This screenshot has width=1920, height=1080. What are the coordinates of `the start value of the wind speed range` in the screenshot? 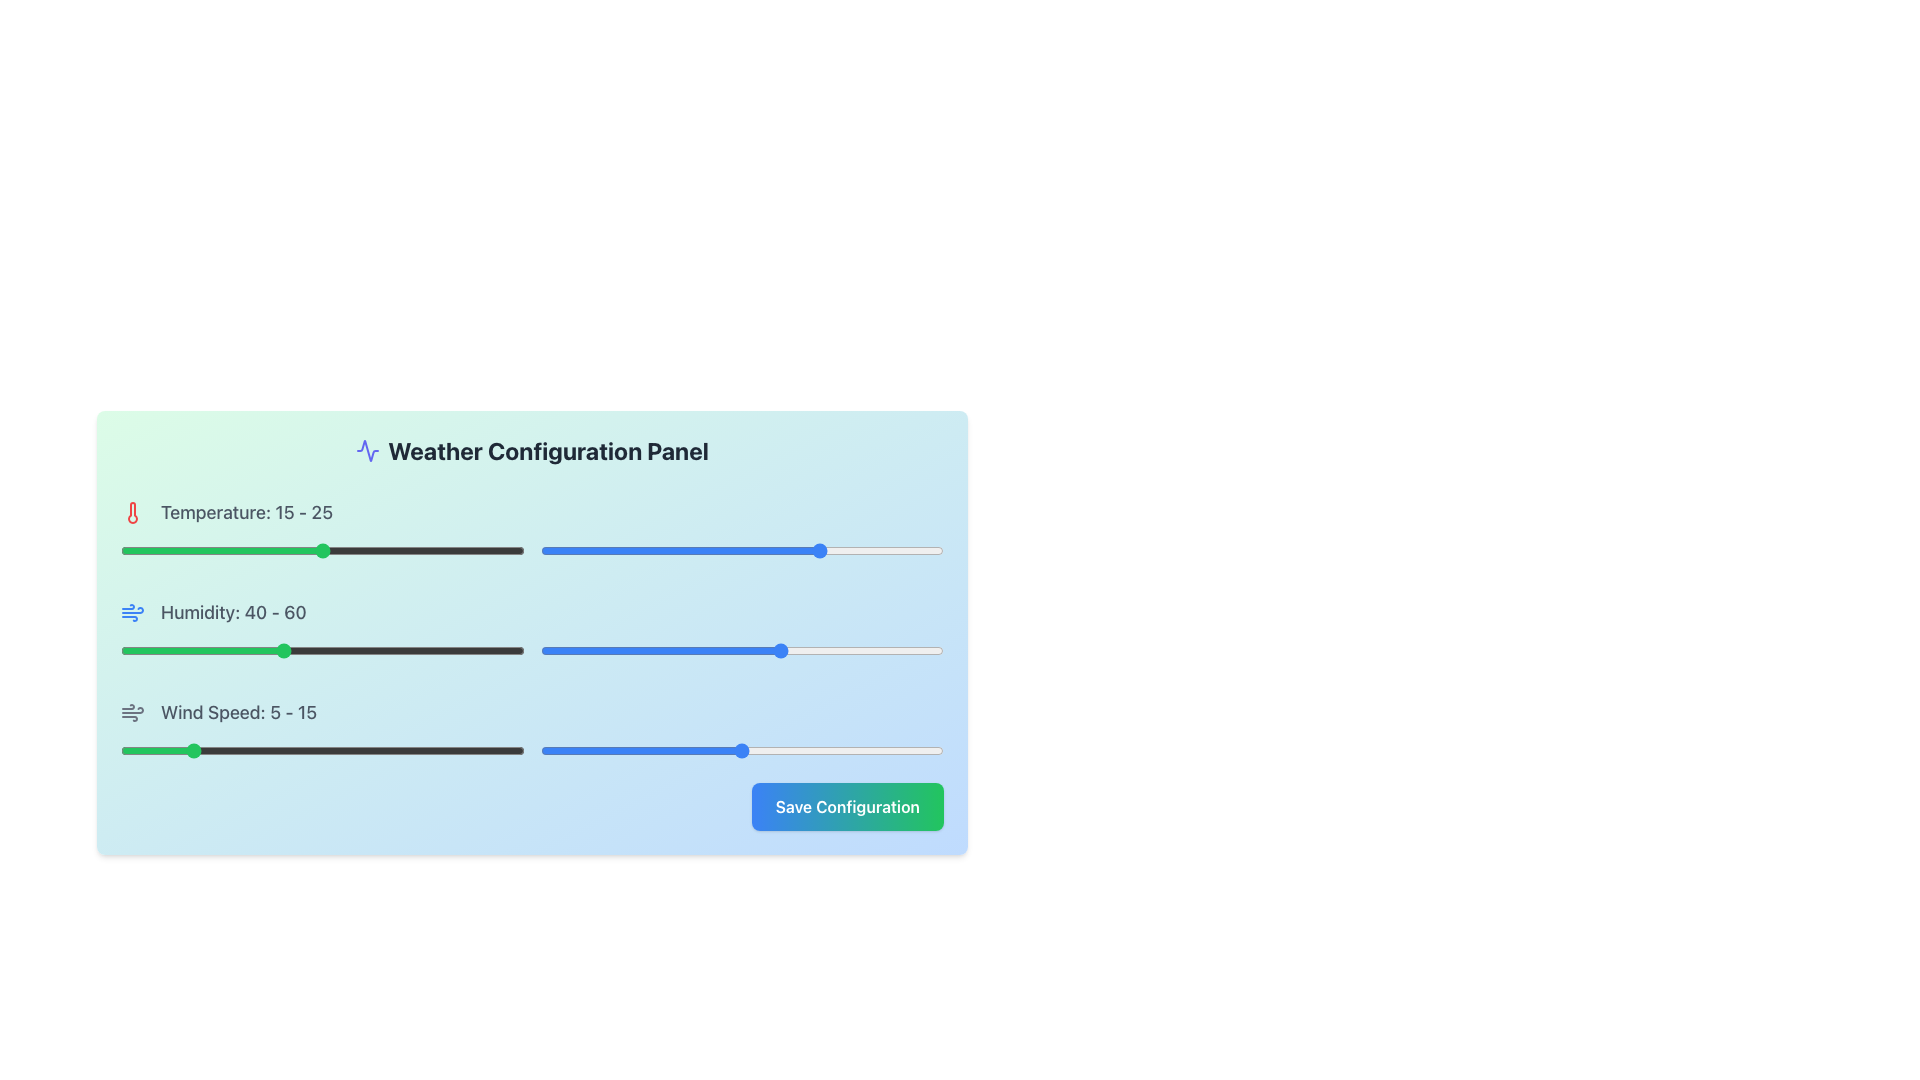 It's located at (294, 751).